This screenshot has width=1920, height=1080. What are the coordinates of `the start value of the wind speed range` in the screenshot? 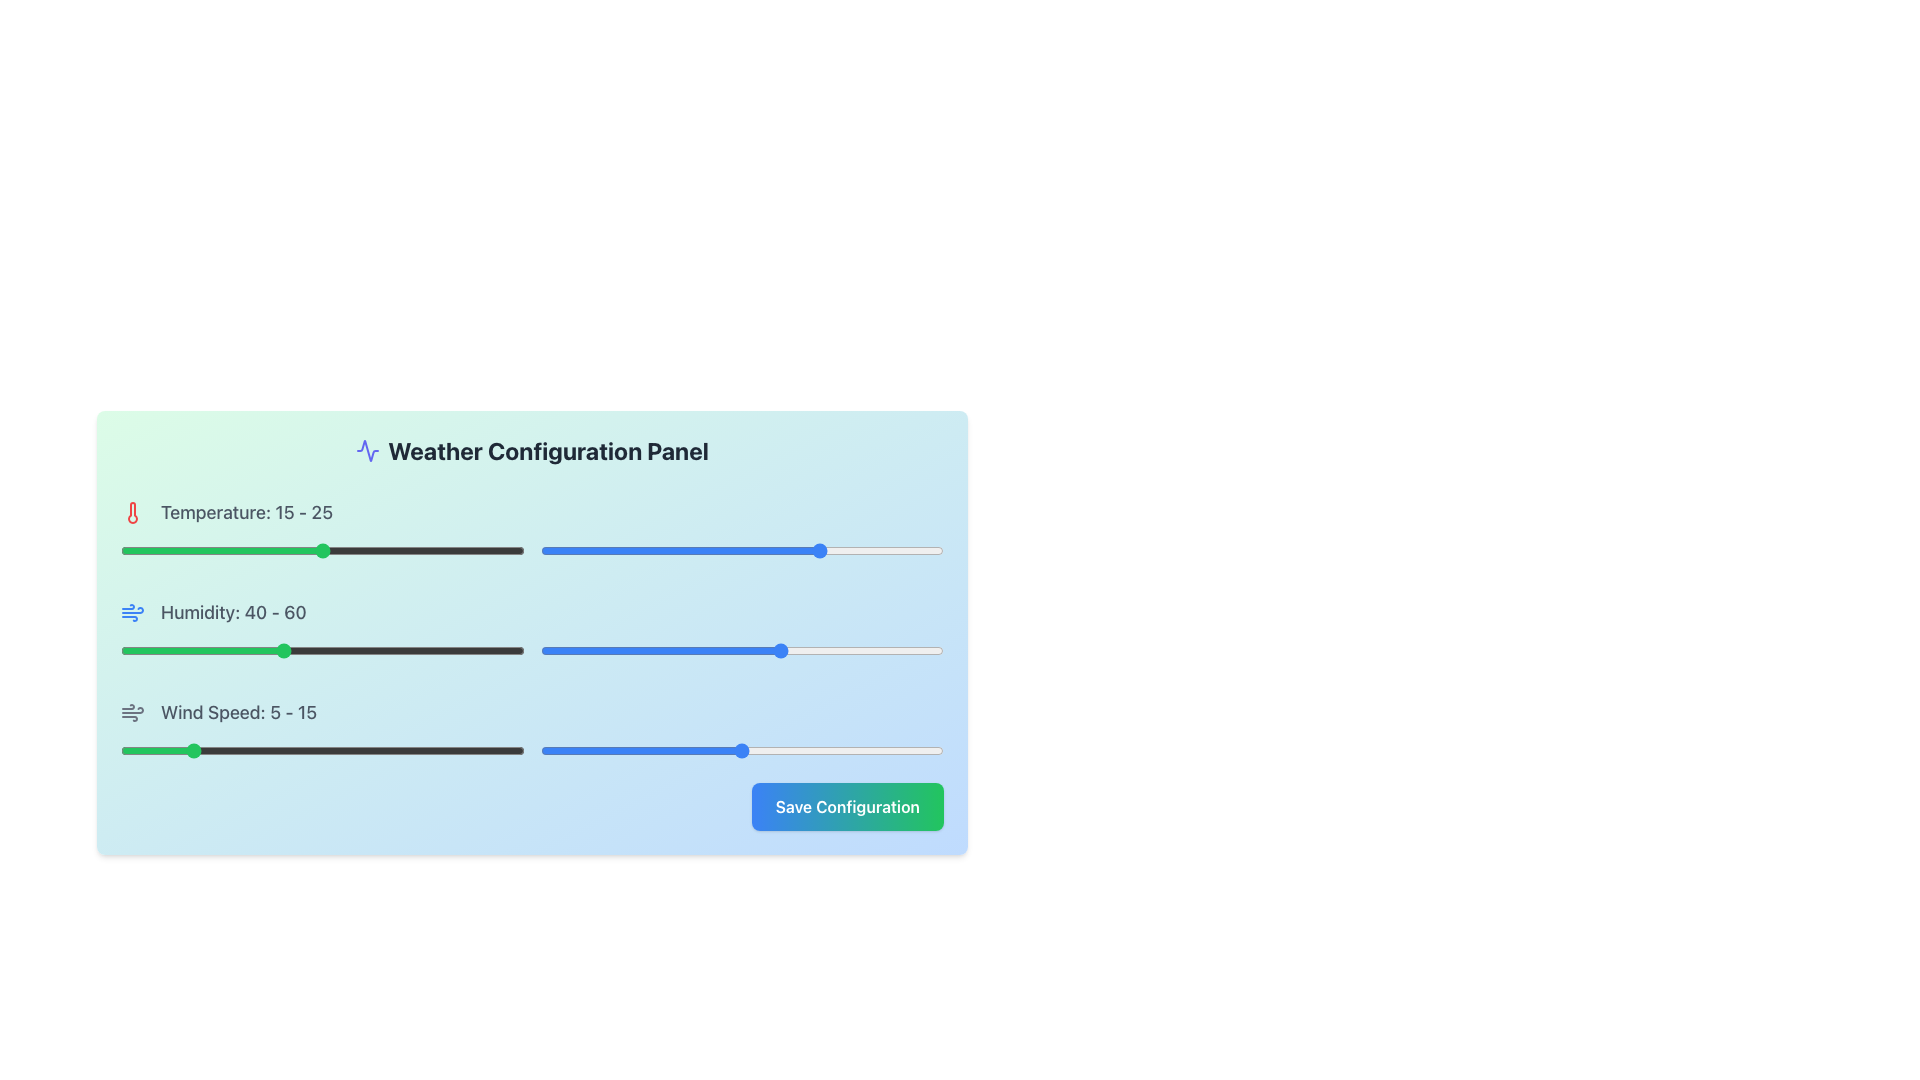 It's located at (294, 751).